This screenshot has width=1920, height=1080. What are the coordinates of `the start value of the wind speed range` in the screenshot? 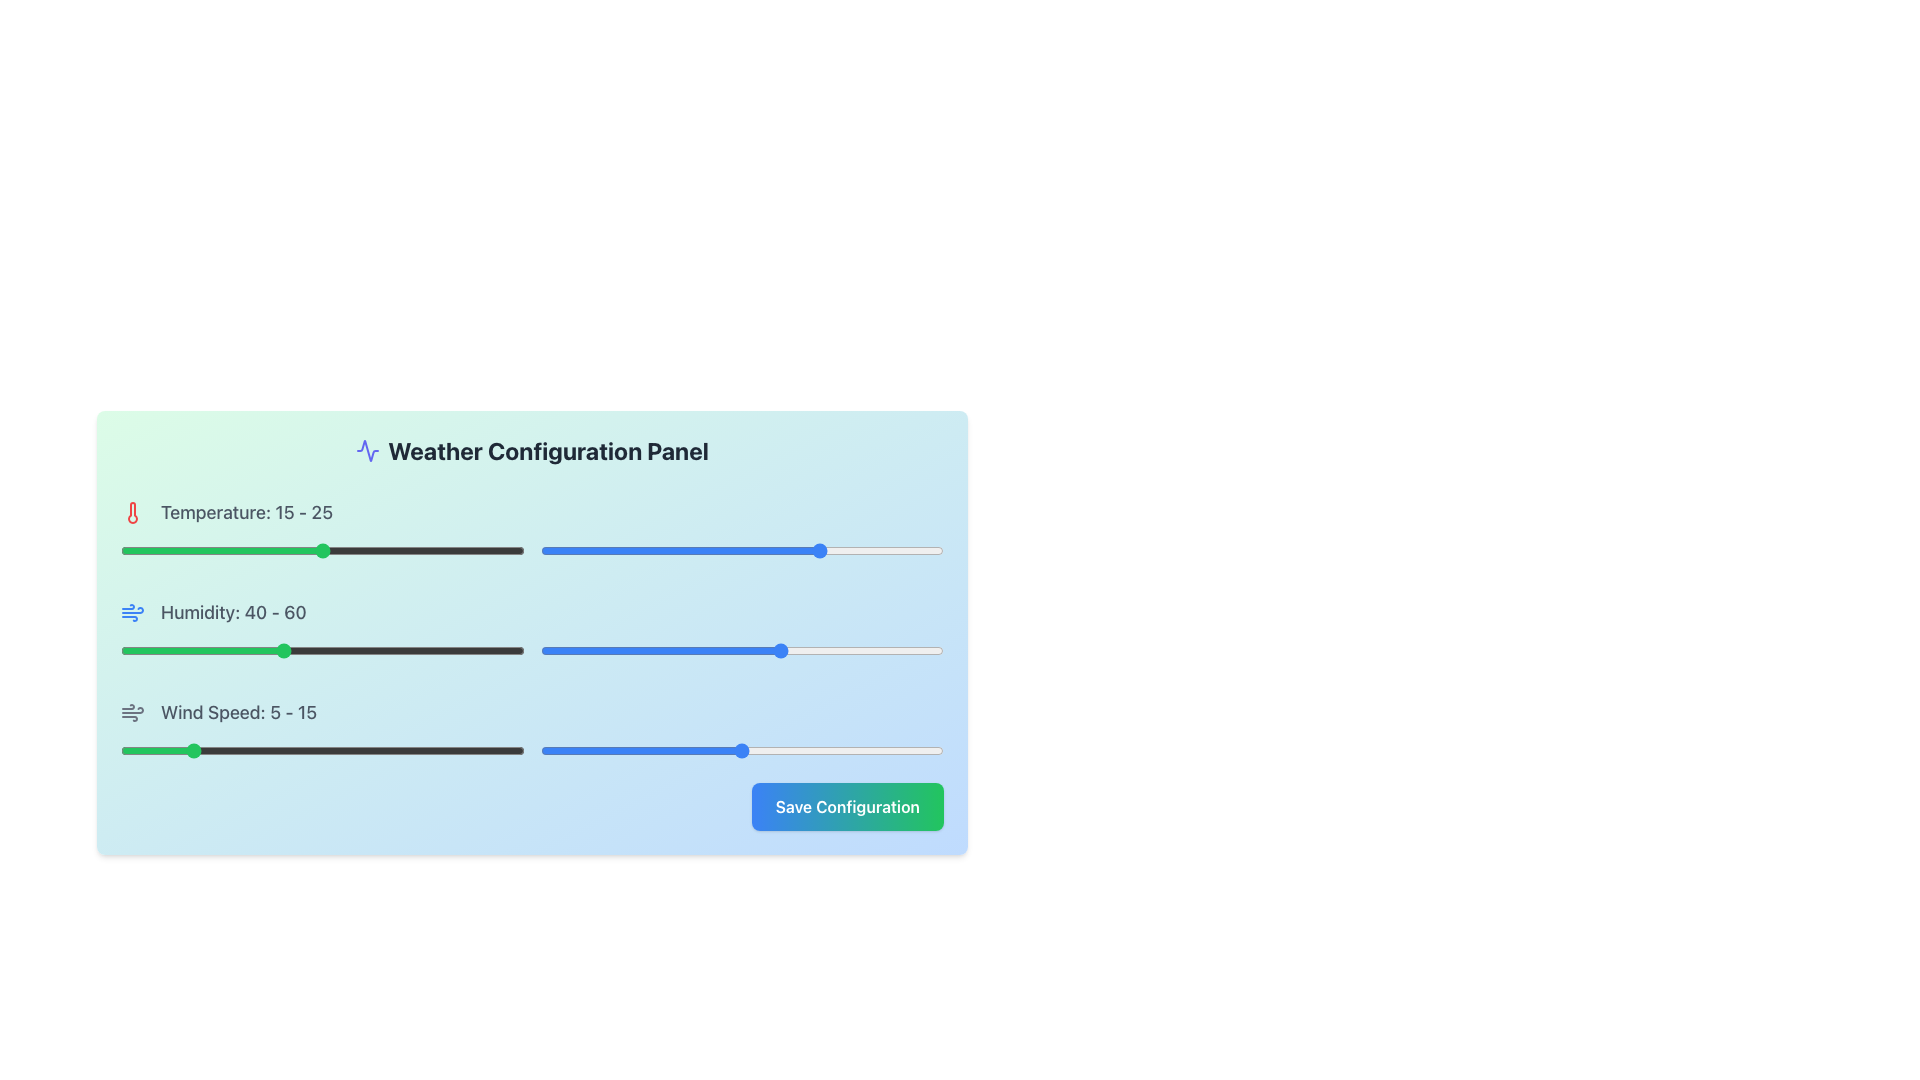 It's located at (294, 751).